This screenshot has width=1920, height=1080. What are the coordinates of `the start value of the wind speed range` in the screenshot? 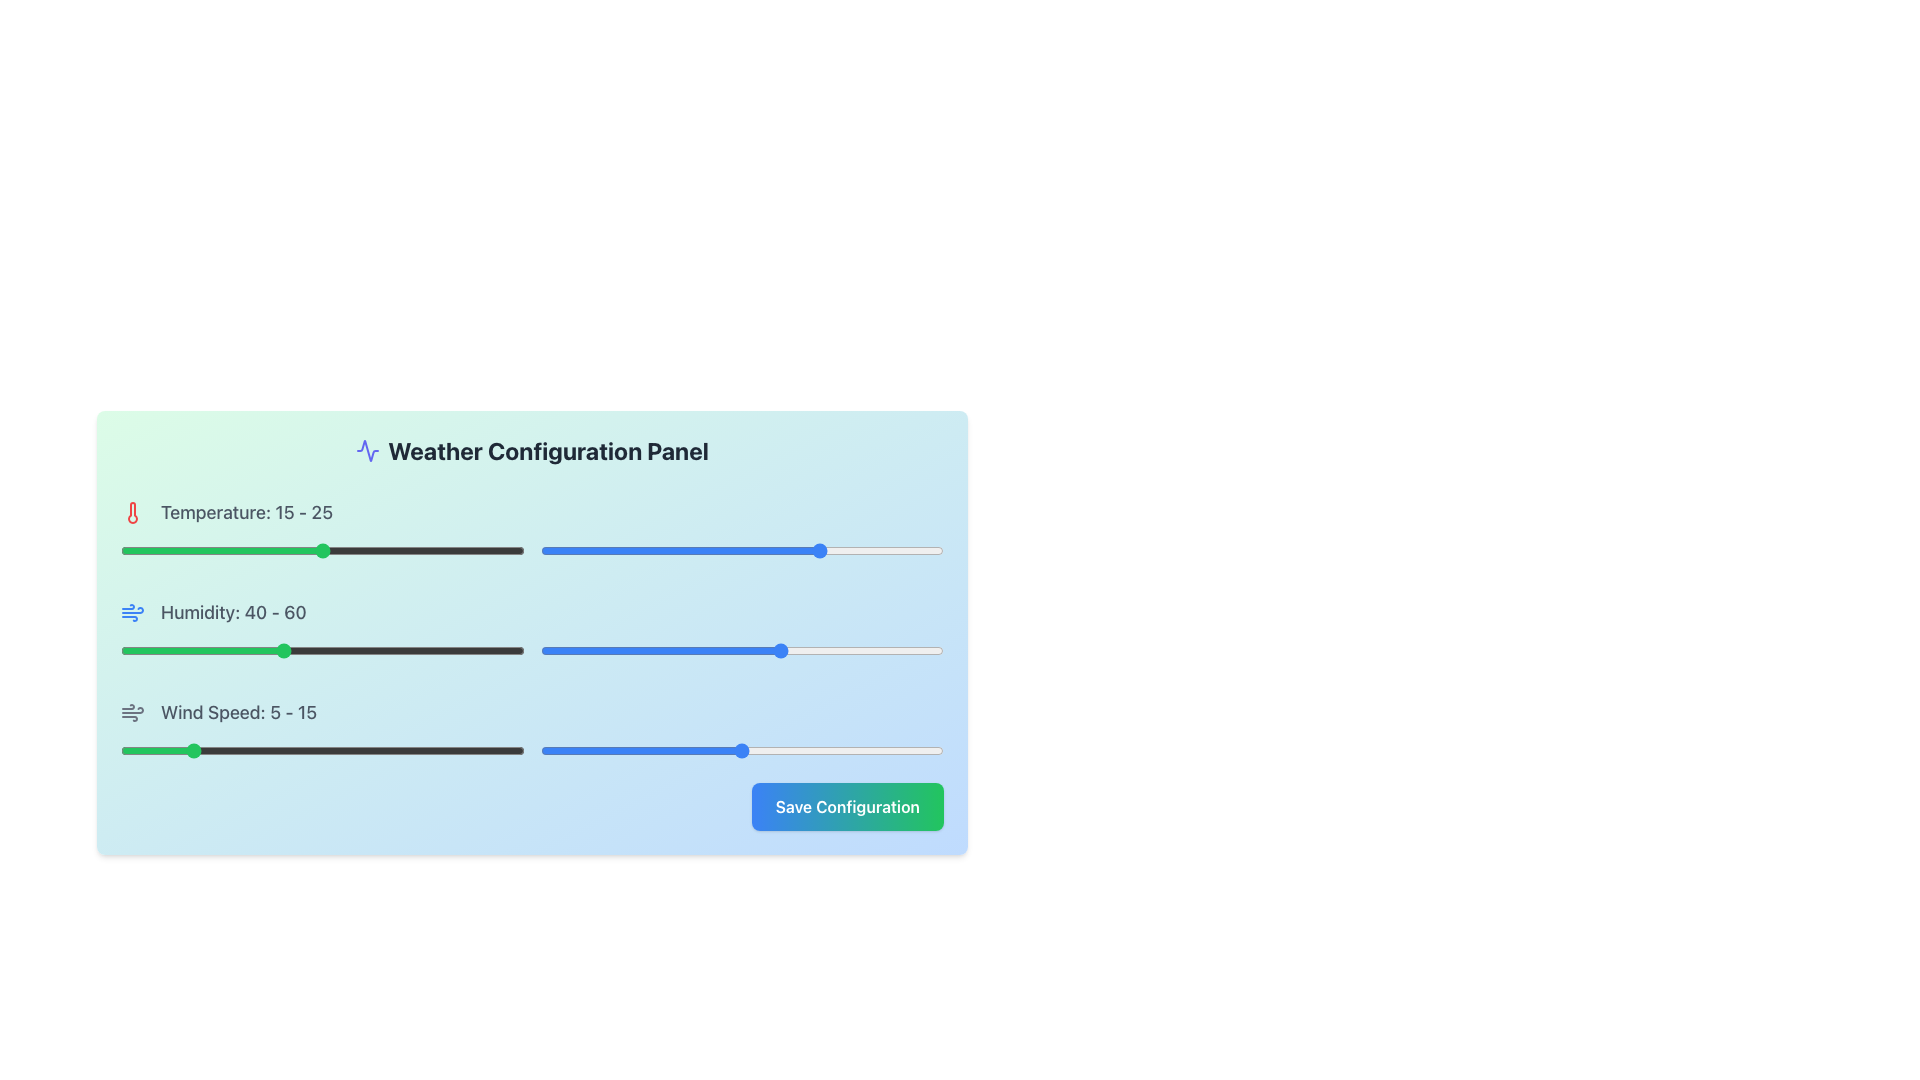 It's located at (294, 751).